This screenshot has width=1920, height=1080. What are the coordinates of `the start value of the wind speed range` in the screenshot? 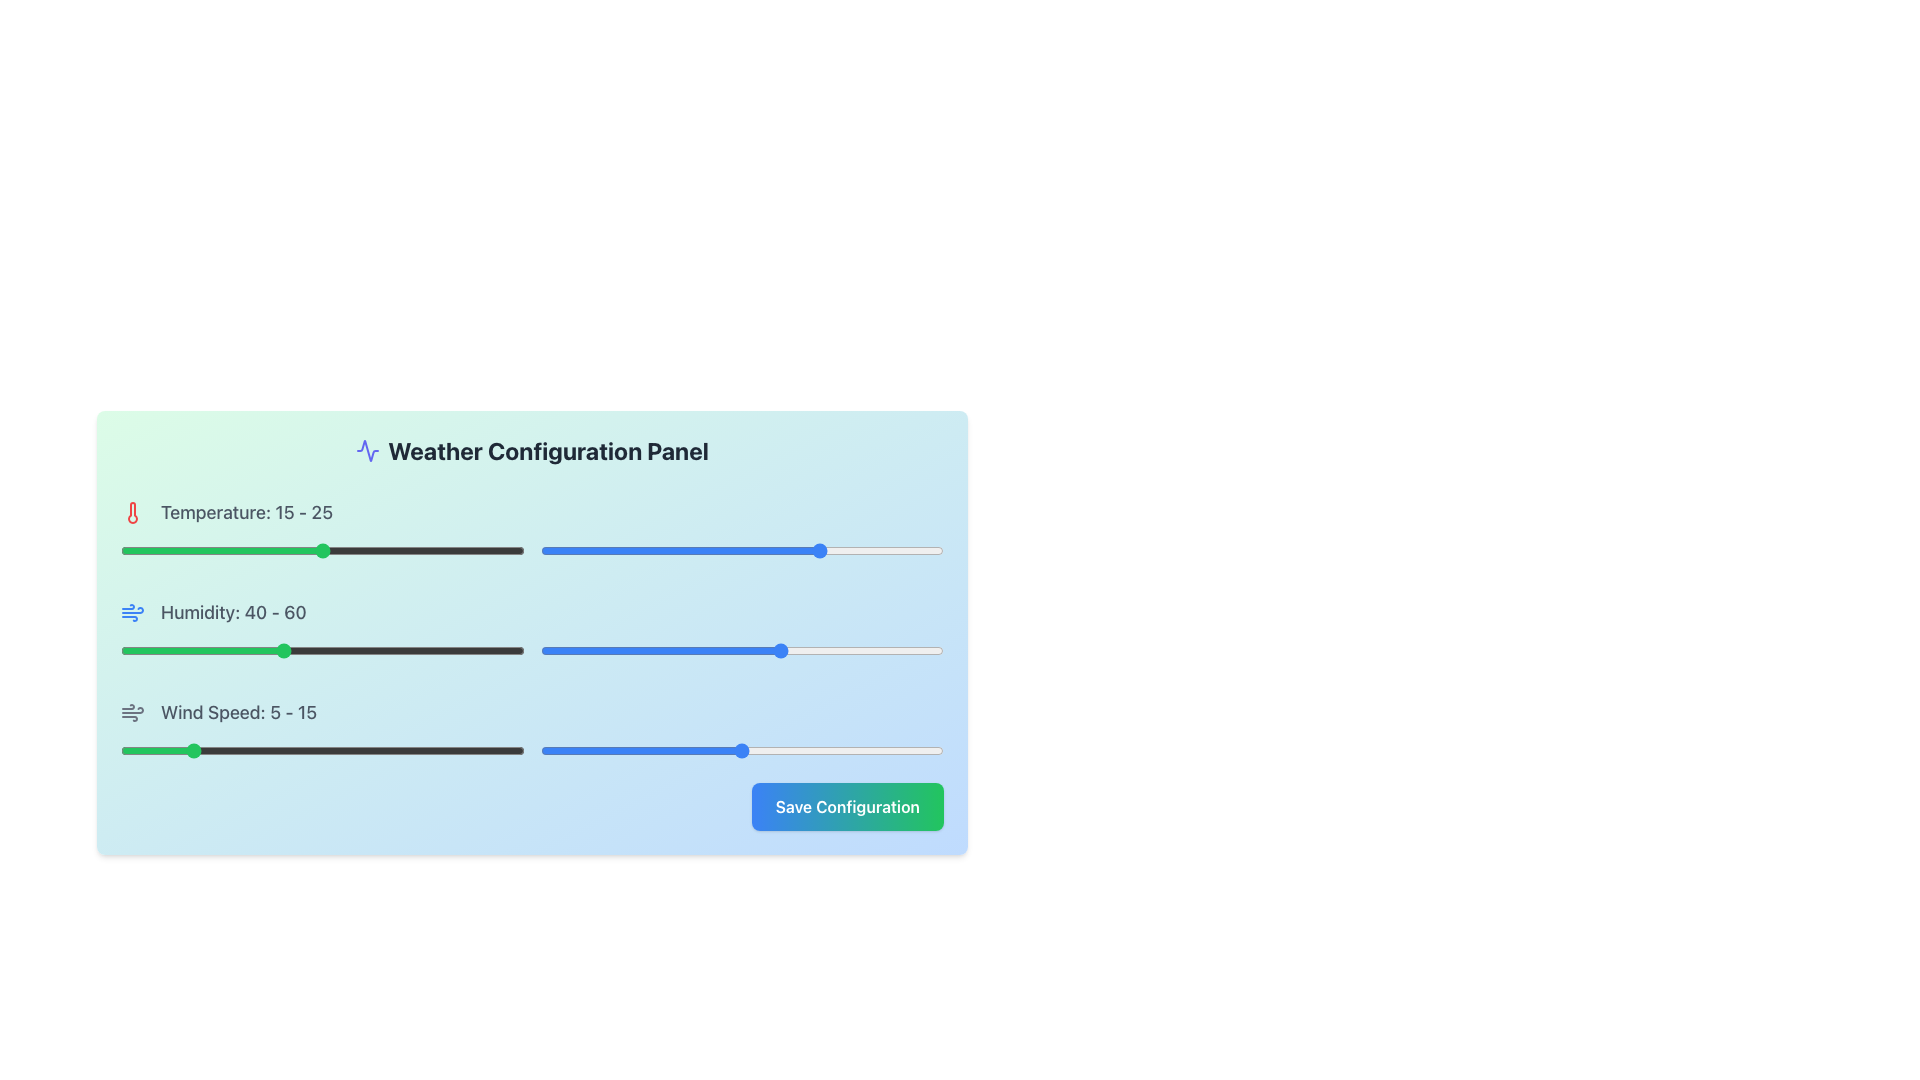 It's located at (294, 751).